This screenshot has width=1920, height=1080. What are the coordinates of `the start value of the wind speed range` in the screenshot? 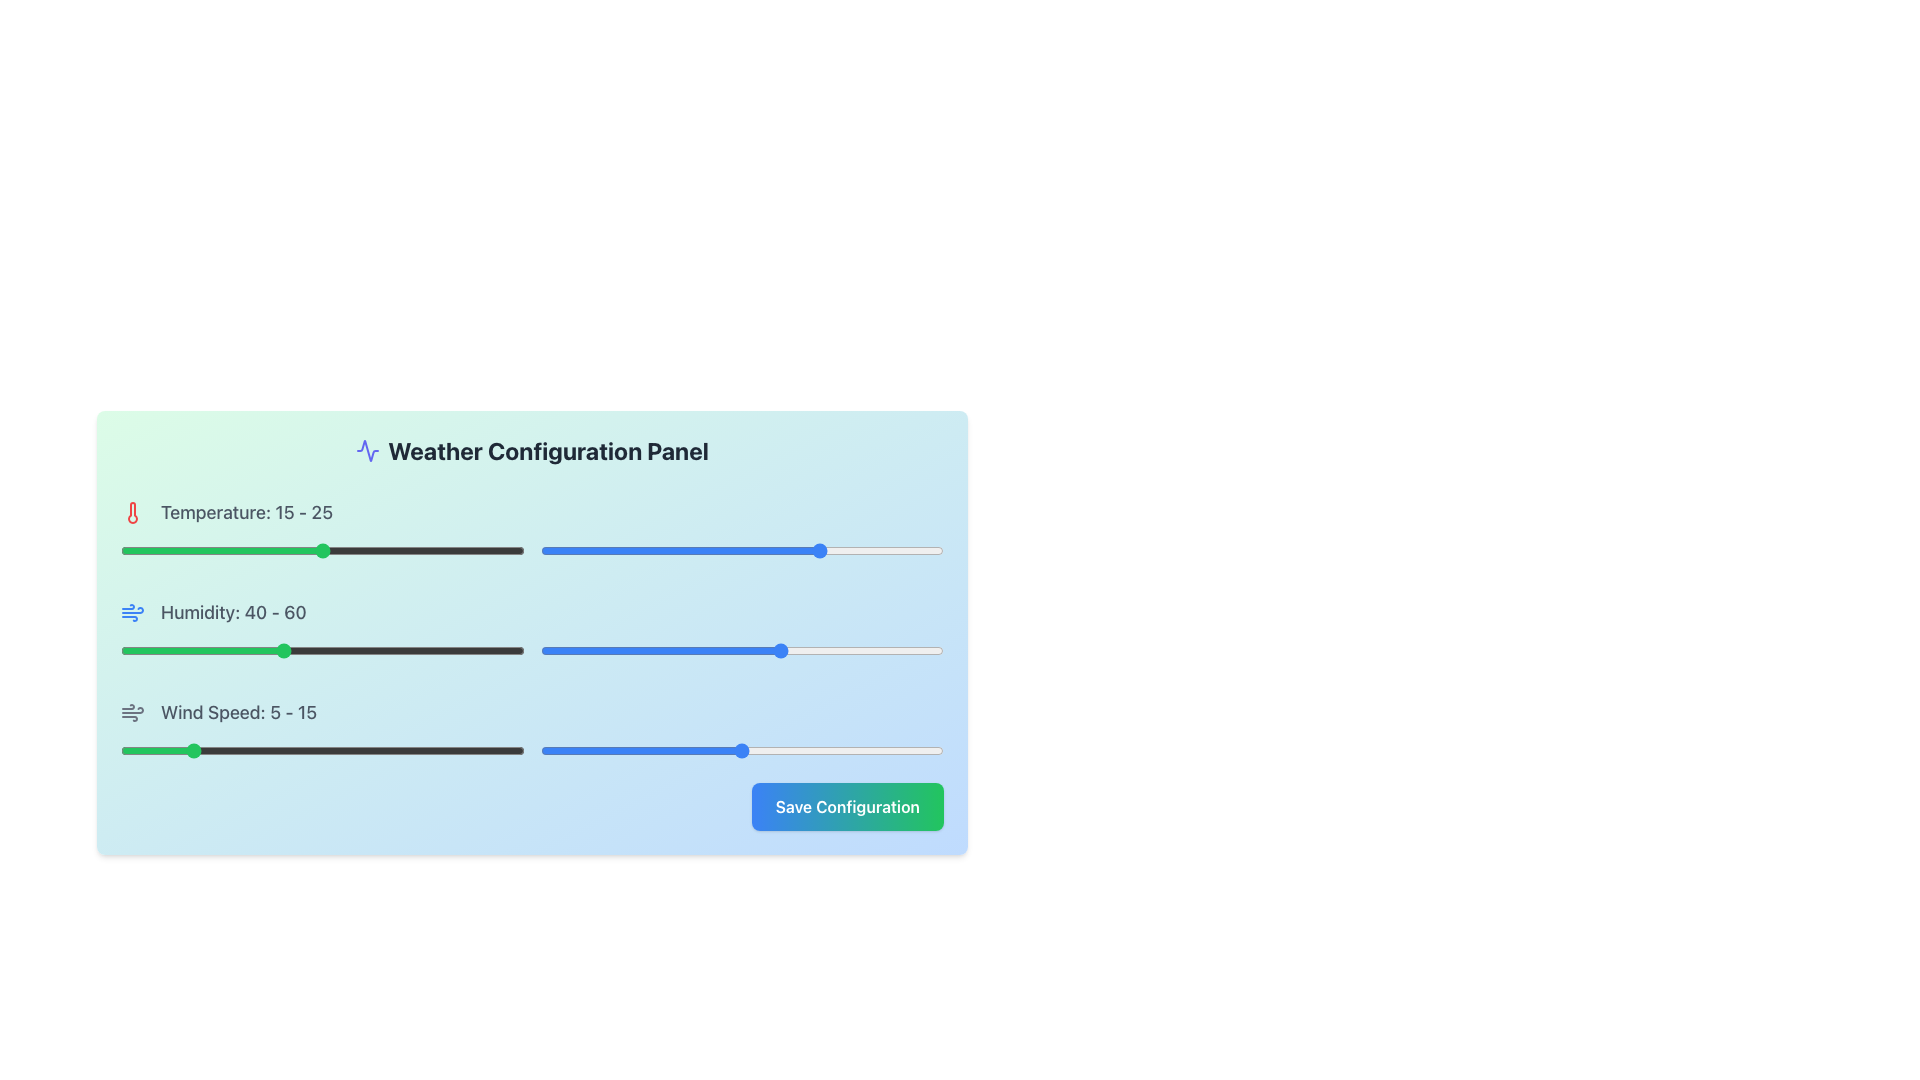 It's located at (294, 751).